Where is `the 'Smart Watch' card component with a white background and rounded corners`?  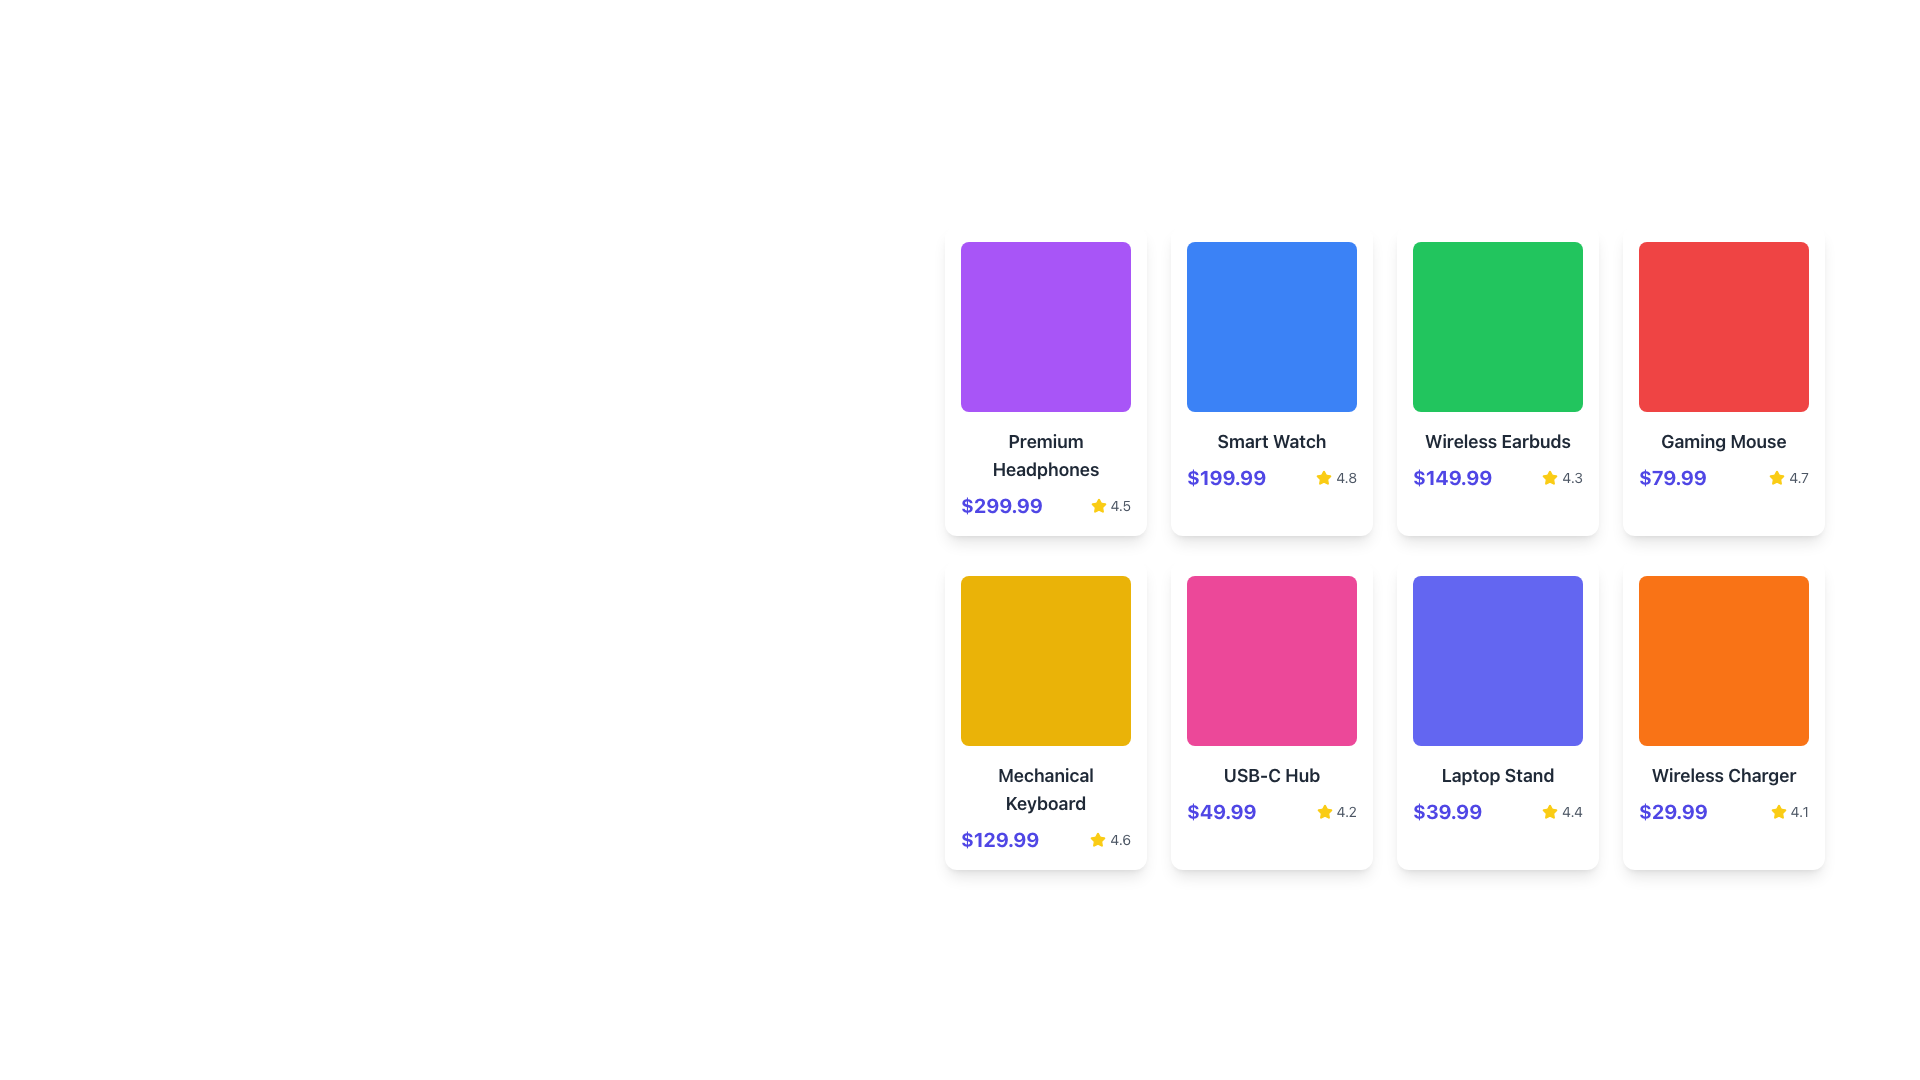
the 'Smart Watch' card component with a white background and rounded corners is located at coordinates (1271, 381).